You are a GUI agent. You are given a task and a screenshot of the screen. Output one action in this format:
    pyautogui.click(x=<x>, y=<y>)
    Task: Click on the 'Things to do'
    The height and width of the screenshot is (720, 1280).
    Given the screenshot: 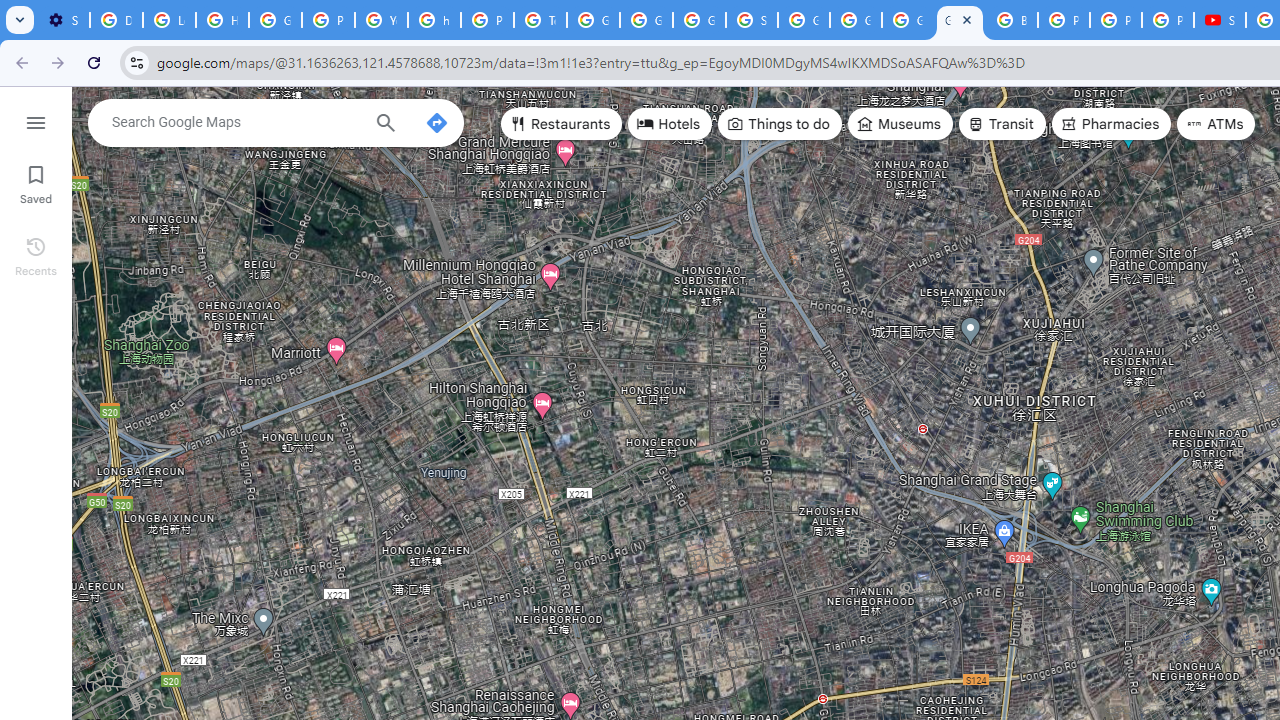 What is the action you would take?
    pyautogui.click(x=779, y=124)
    